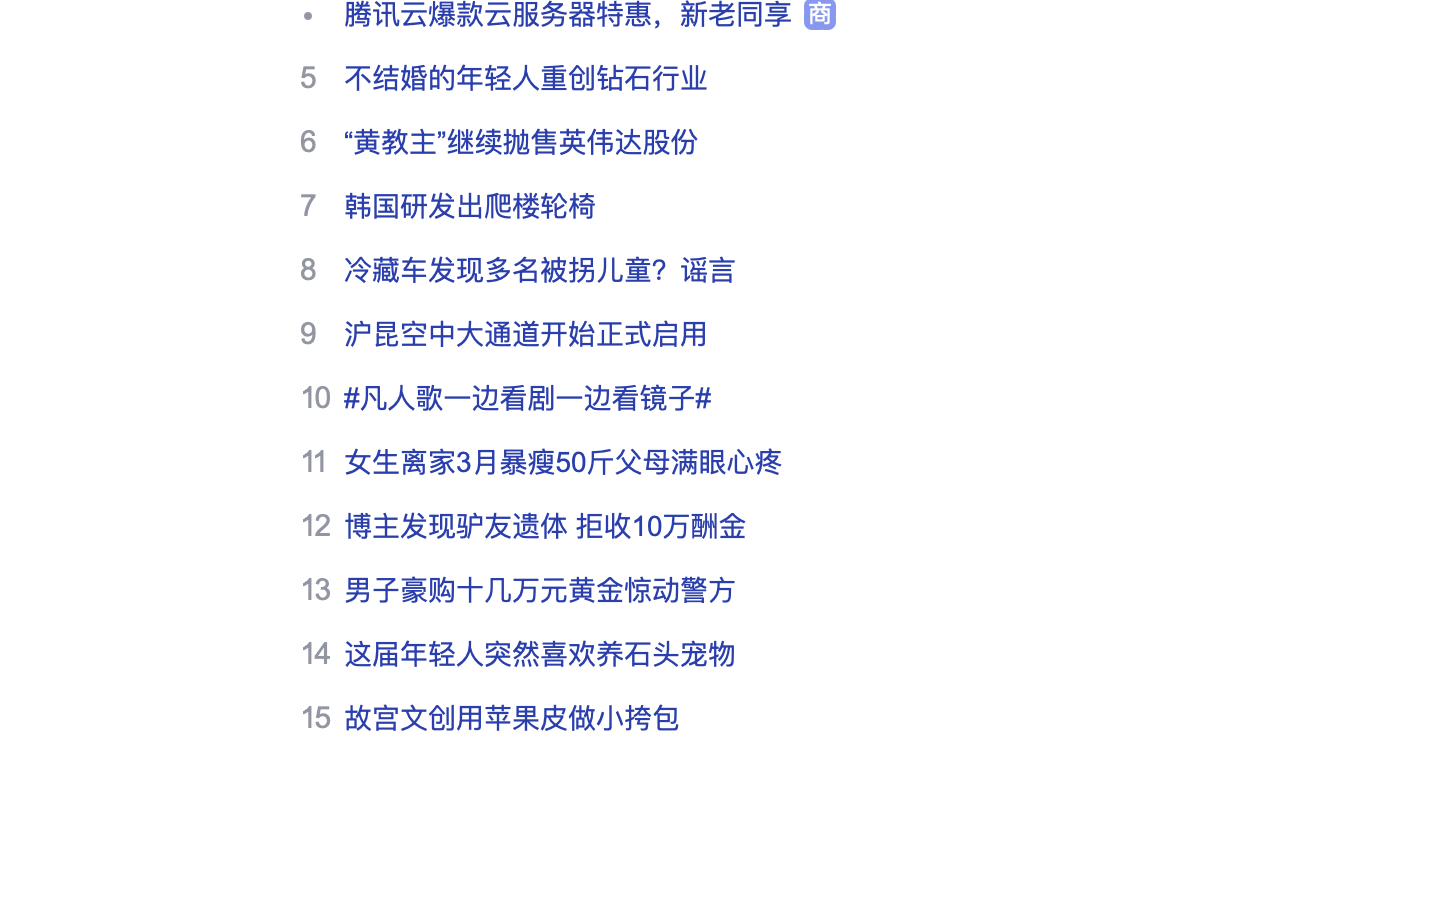 This screenshot has width=1440, height=900. Describe the element at coordinates (308, 268) in the screenshot. I see `'8'` at that location.